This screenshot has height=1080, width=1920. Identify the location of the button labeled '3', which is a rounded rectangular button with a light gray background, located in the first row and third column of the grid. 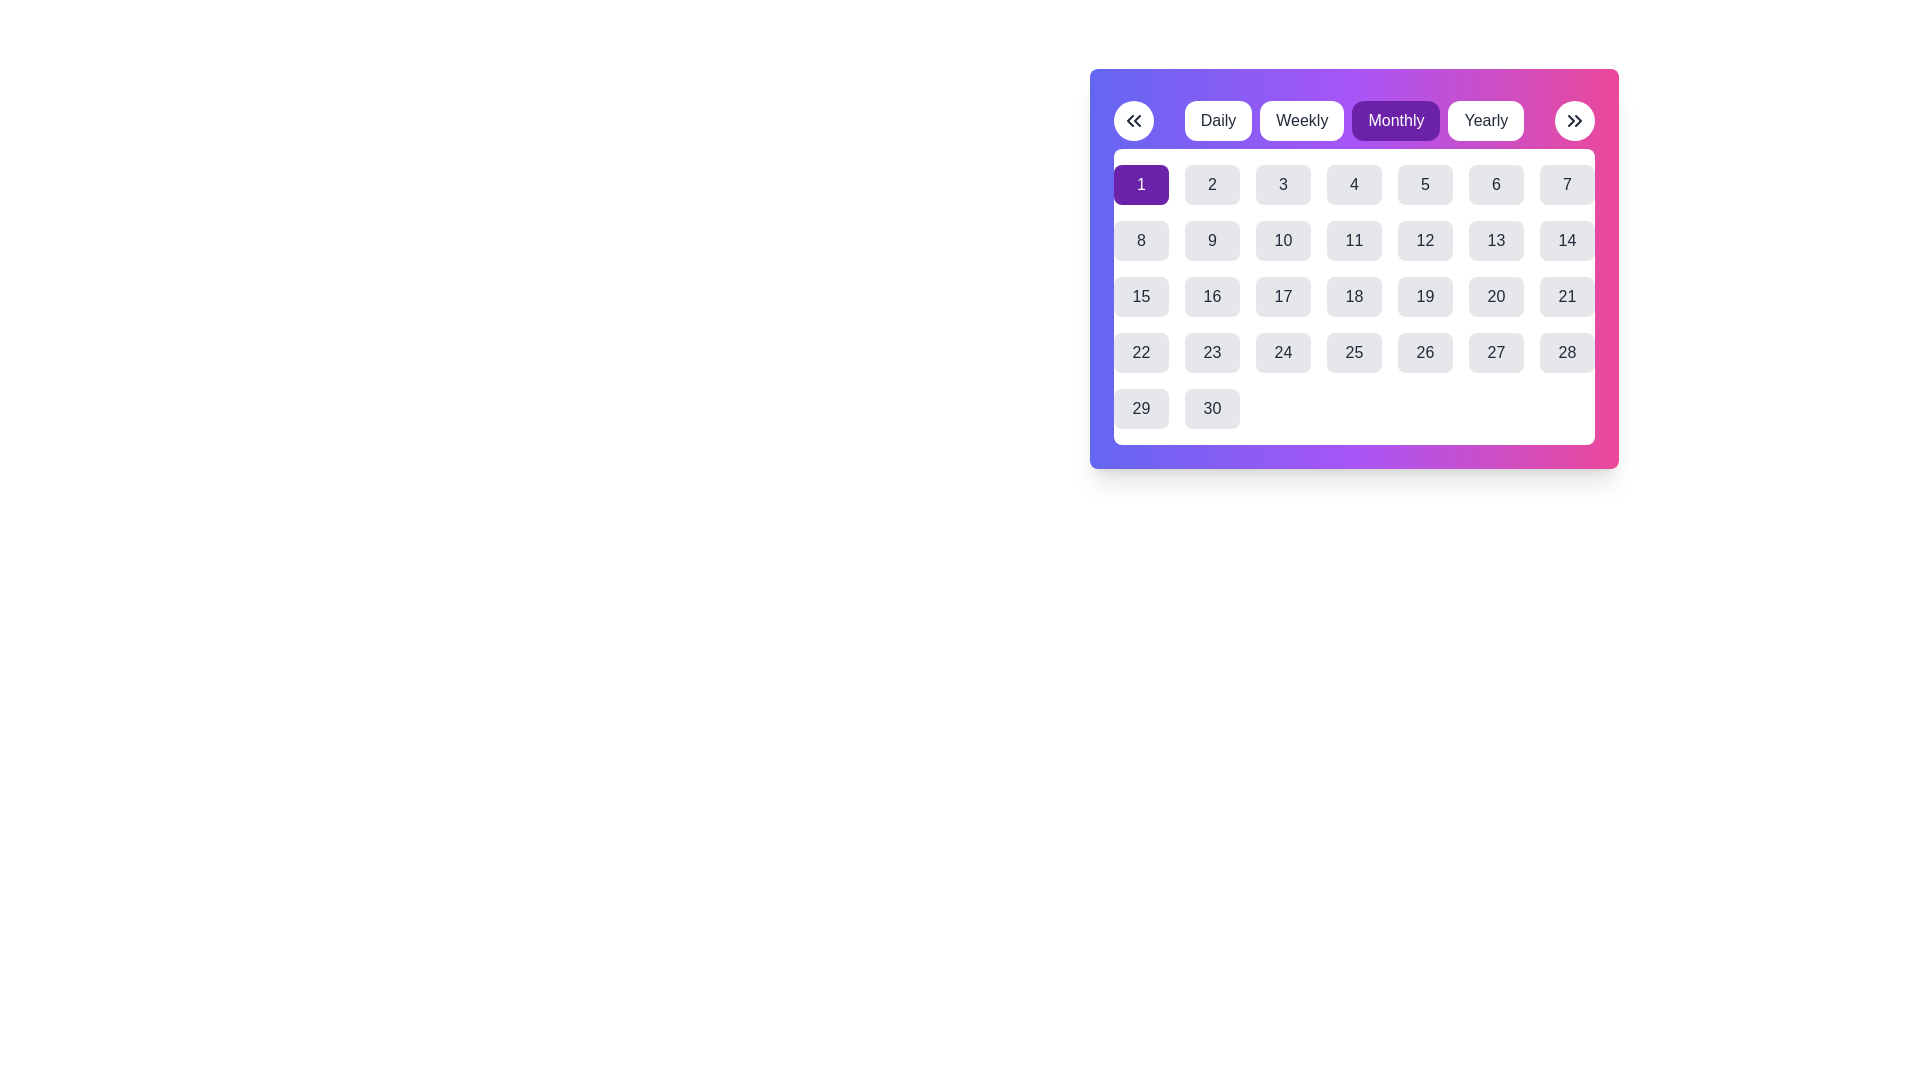
(1283, 185).